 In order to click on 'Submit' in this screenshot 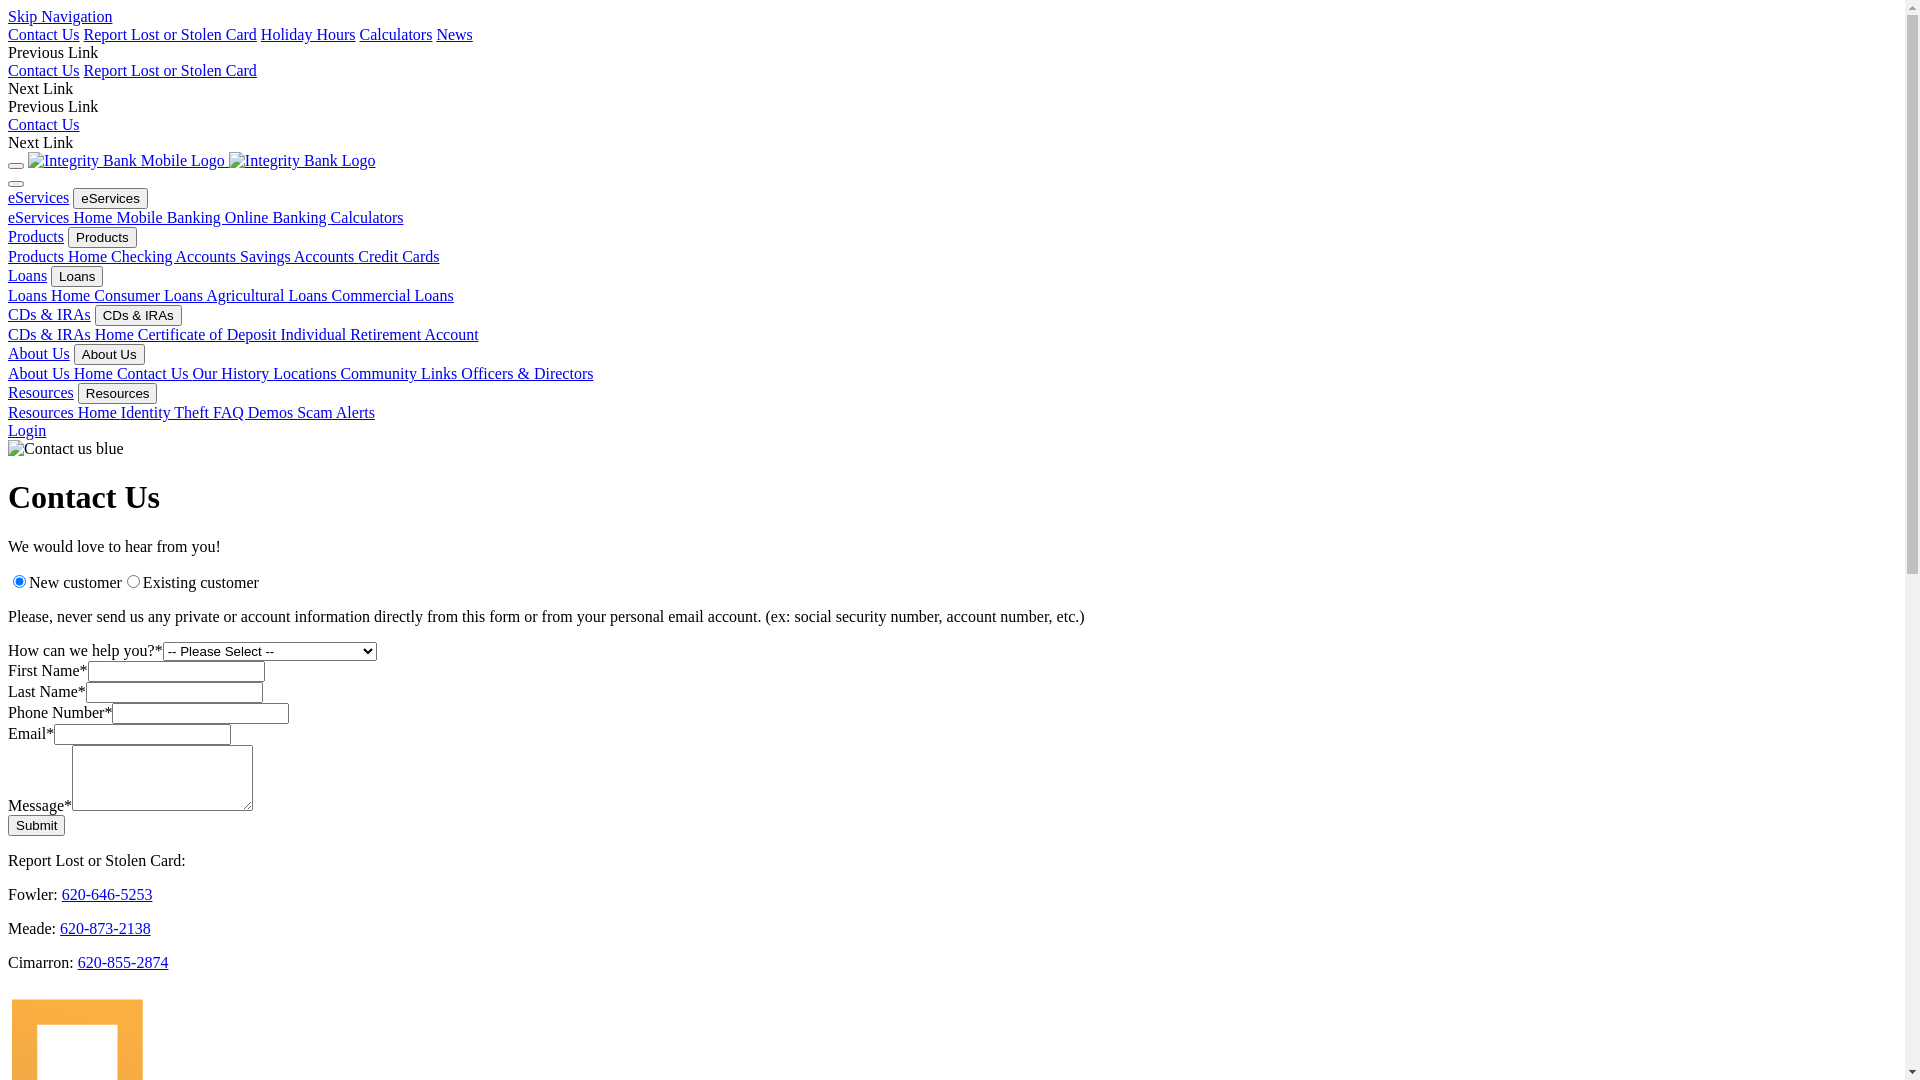, I will do `click(8, 825)`.